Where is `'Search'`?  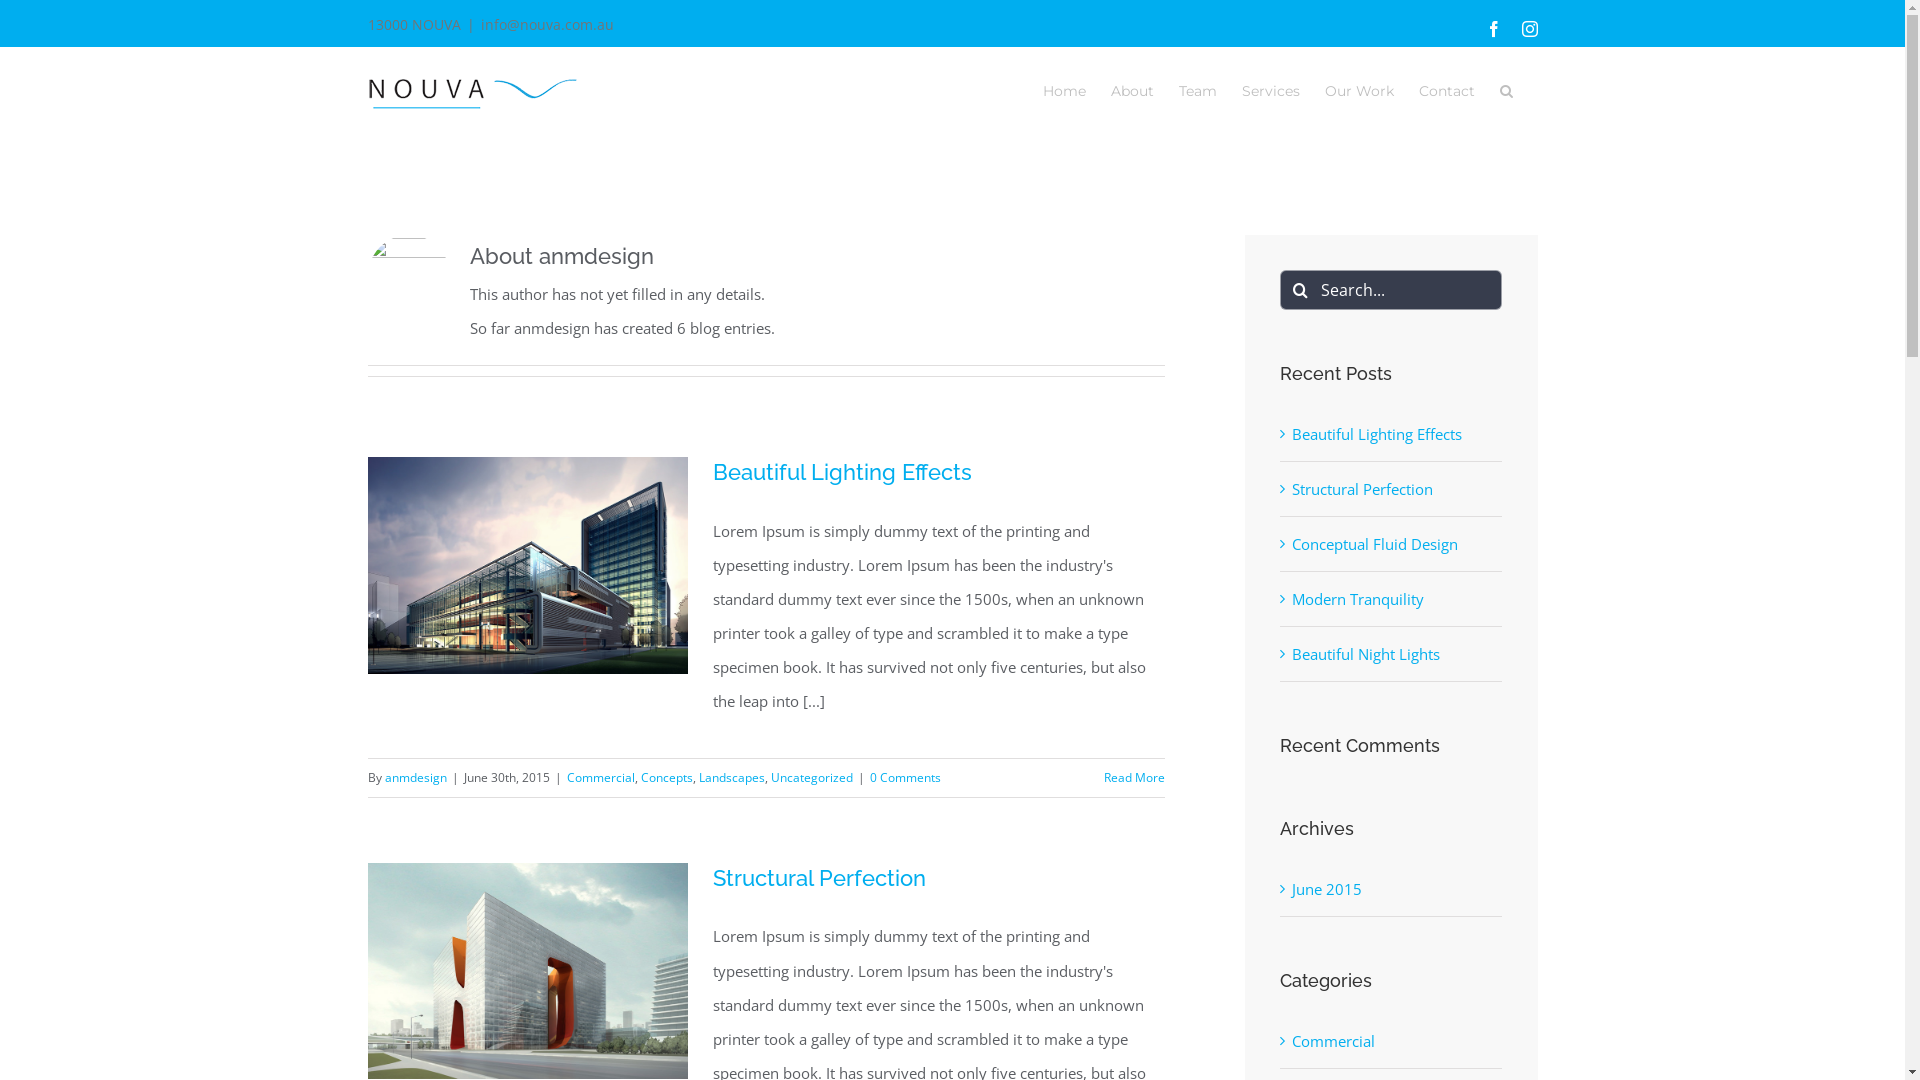
'Search' is located at coordinates (1506, 88).